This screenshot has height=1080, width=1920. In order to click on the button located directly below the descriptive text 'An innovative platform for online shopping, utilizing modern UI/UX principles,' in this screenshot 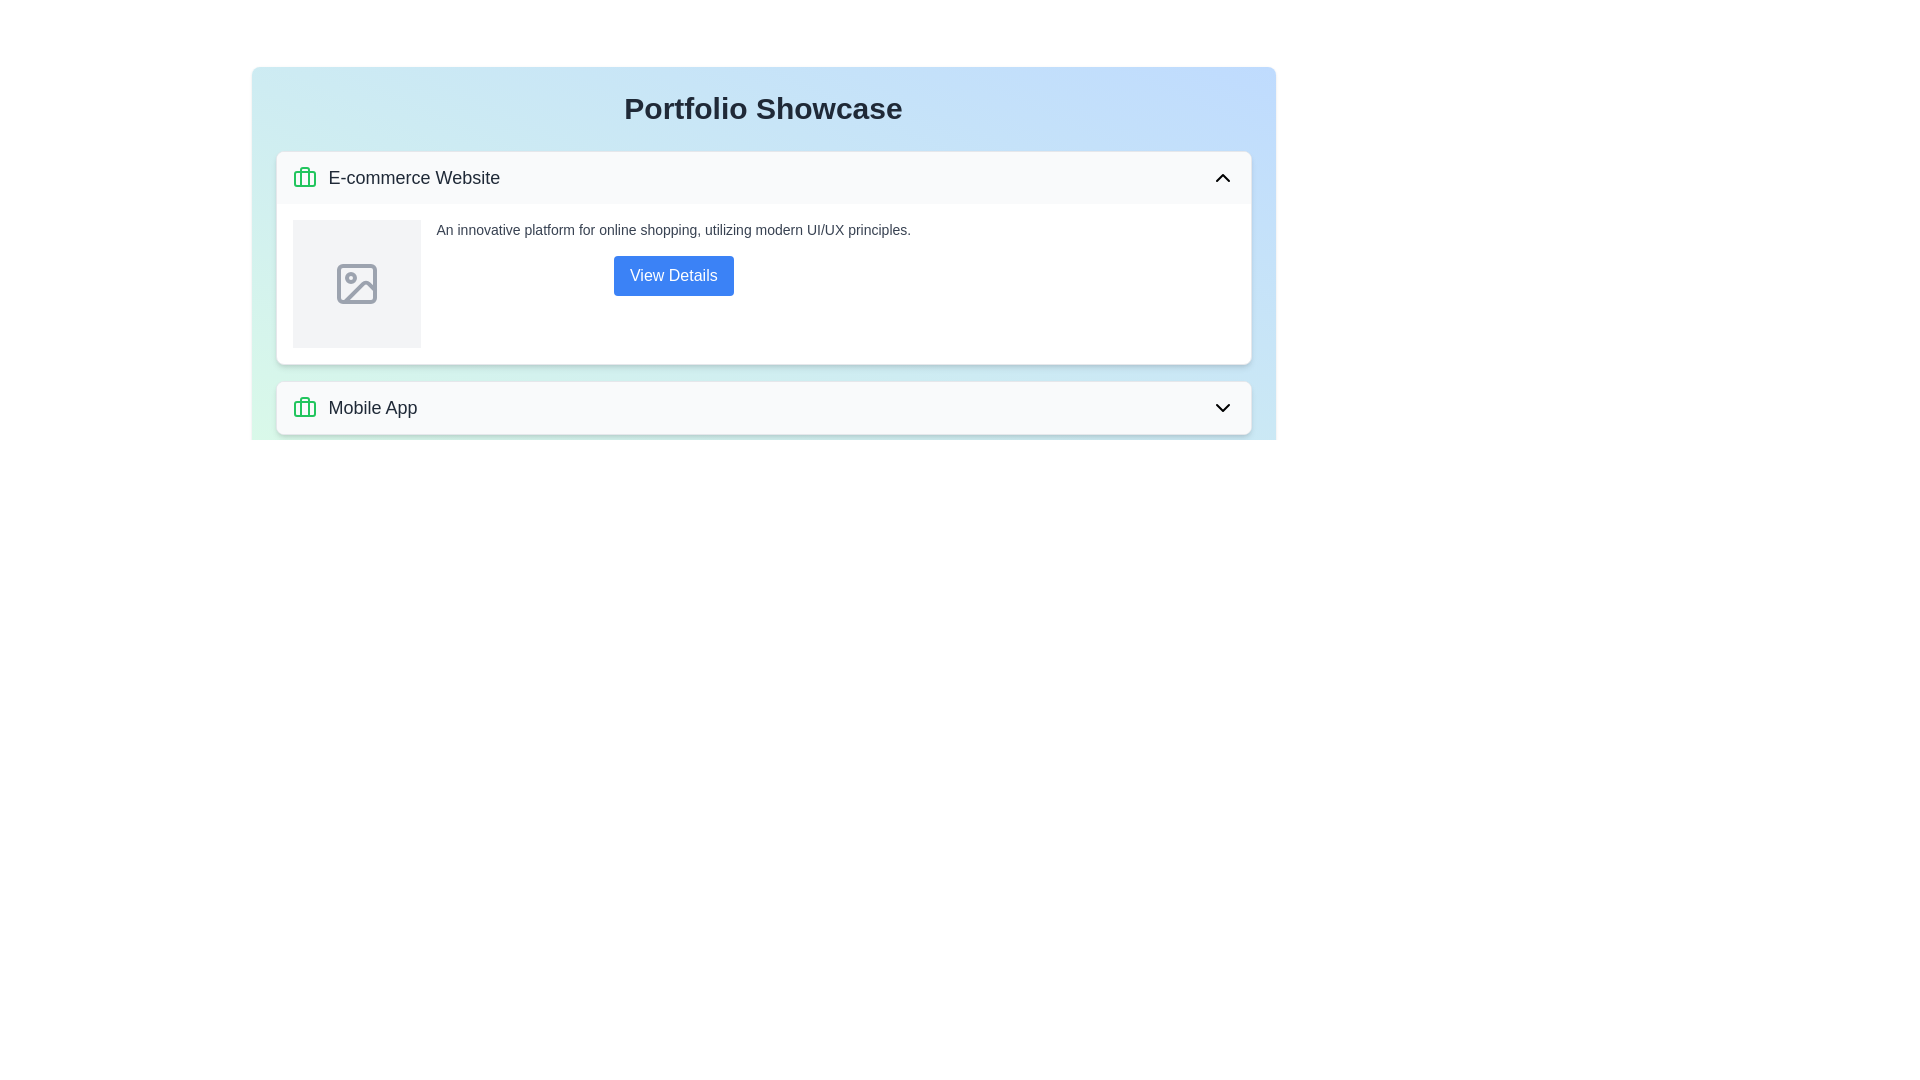, I will do `click(673, 276)`.